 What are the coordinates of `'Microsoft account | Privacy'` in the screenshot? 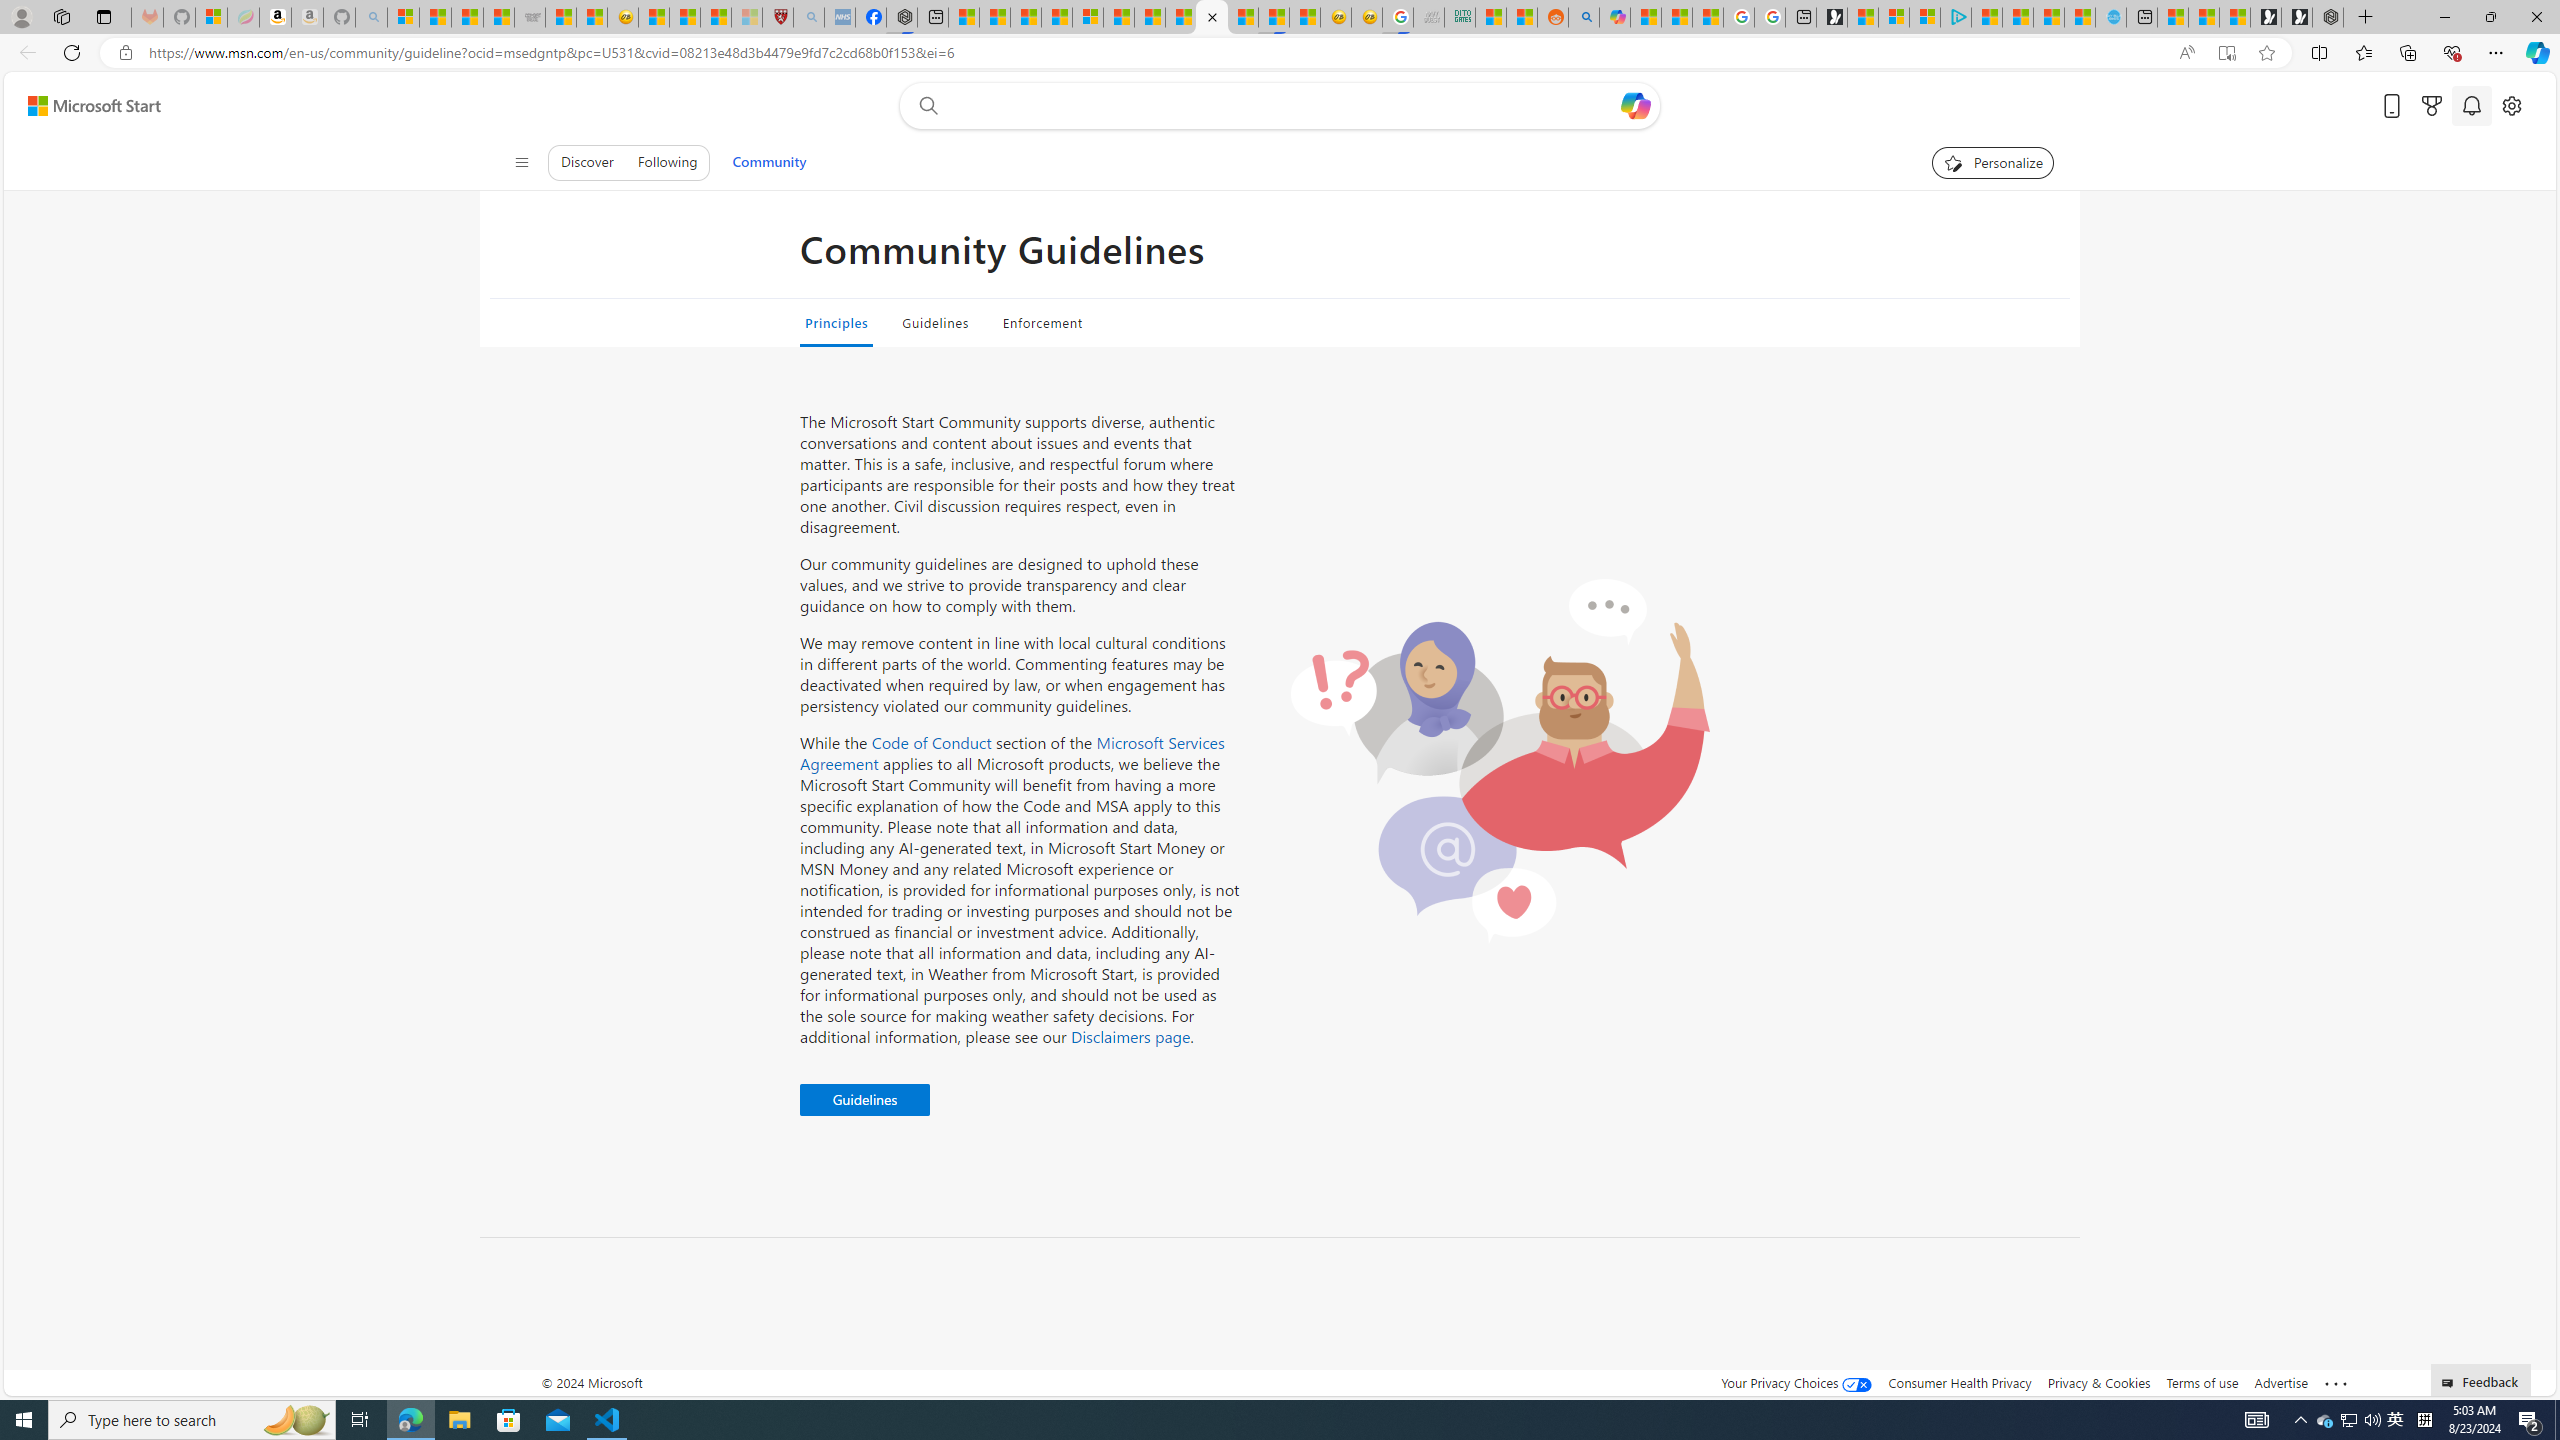 It's located at (1924, 16).